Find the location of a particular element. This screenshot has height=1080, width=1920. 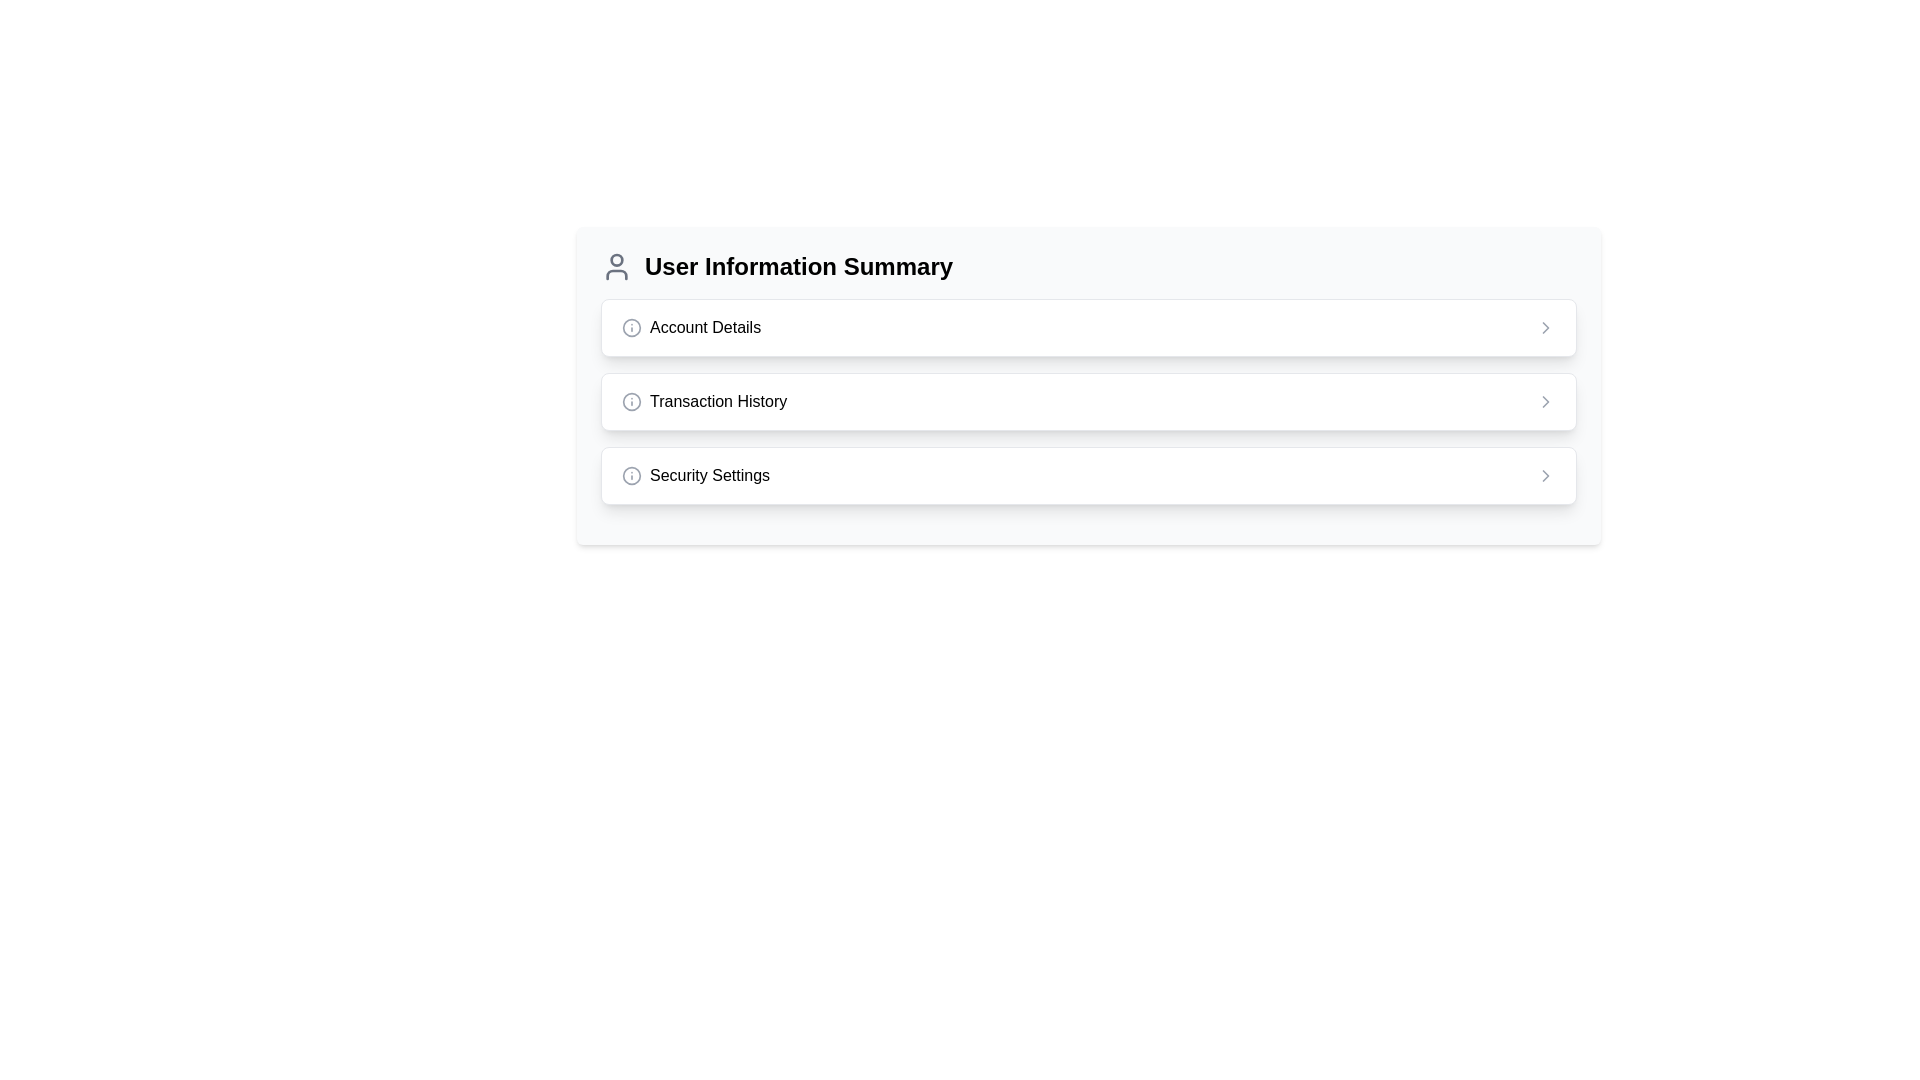

the user information icon located at the leftmost side of the layout containing the title 'User Information Summary' is located at coordinates (616, 265).